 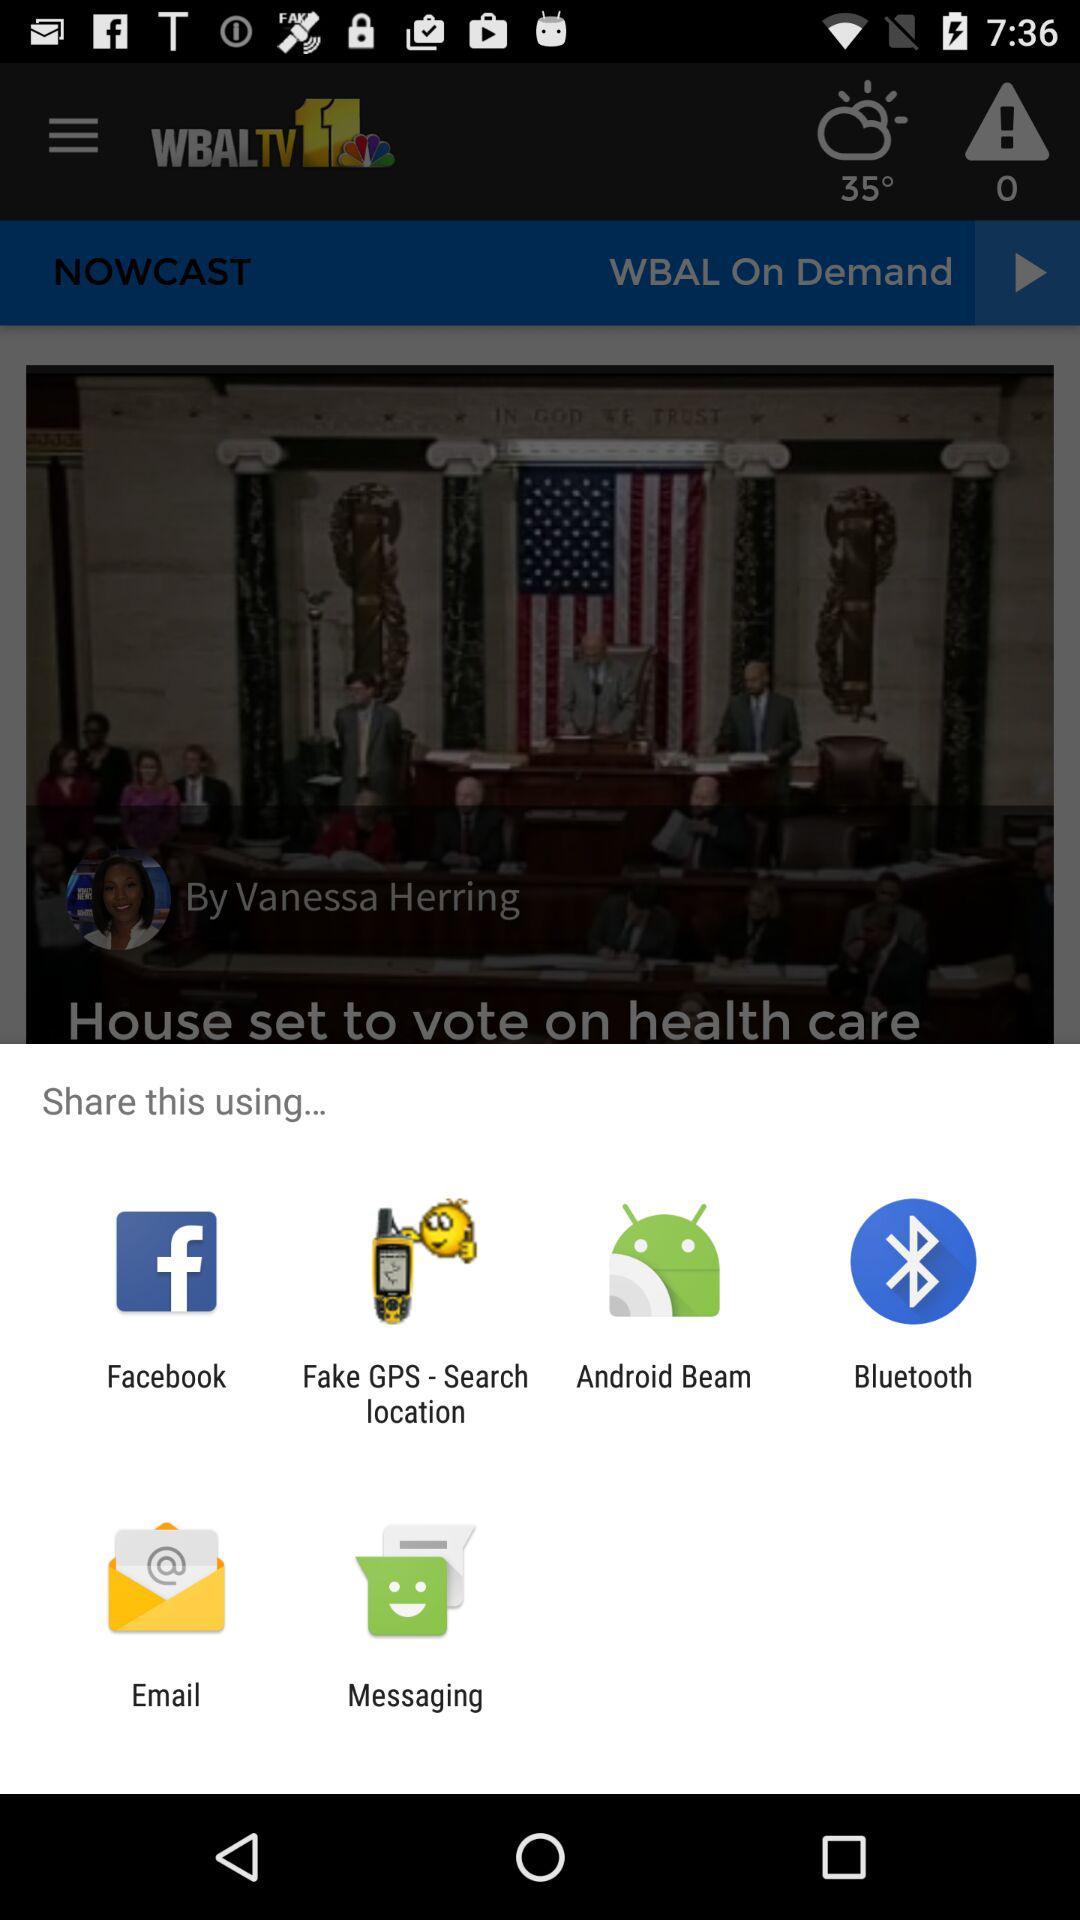 What do you see at coordinates (414, 1711) in the screenshot?
I see `icon next to the email app` at bounding box center [414, 1711].